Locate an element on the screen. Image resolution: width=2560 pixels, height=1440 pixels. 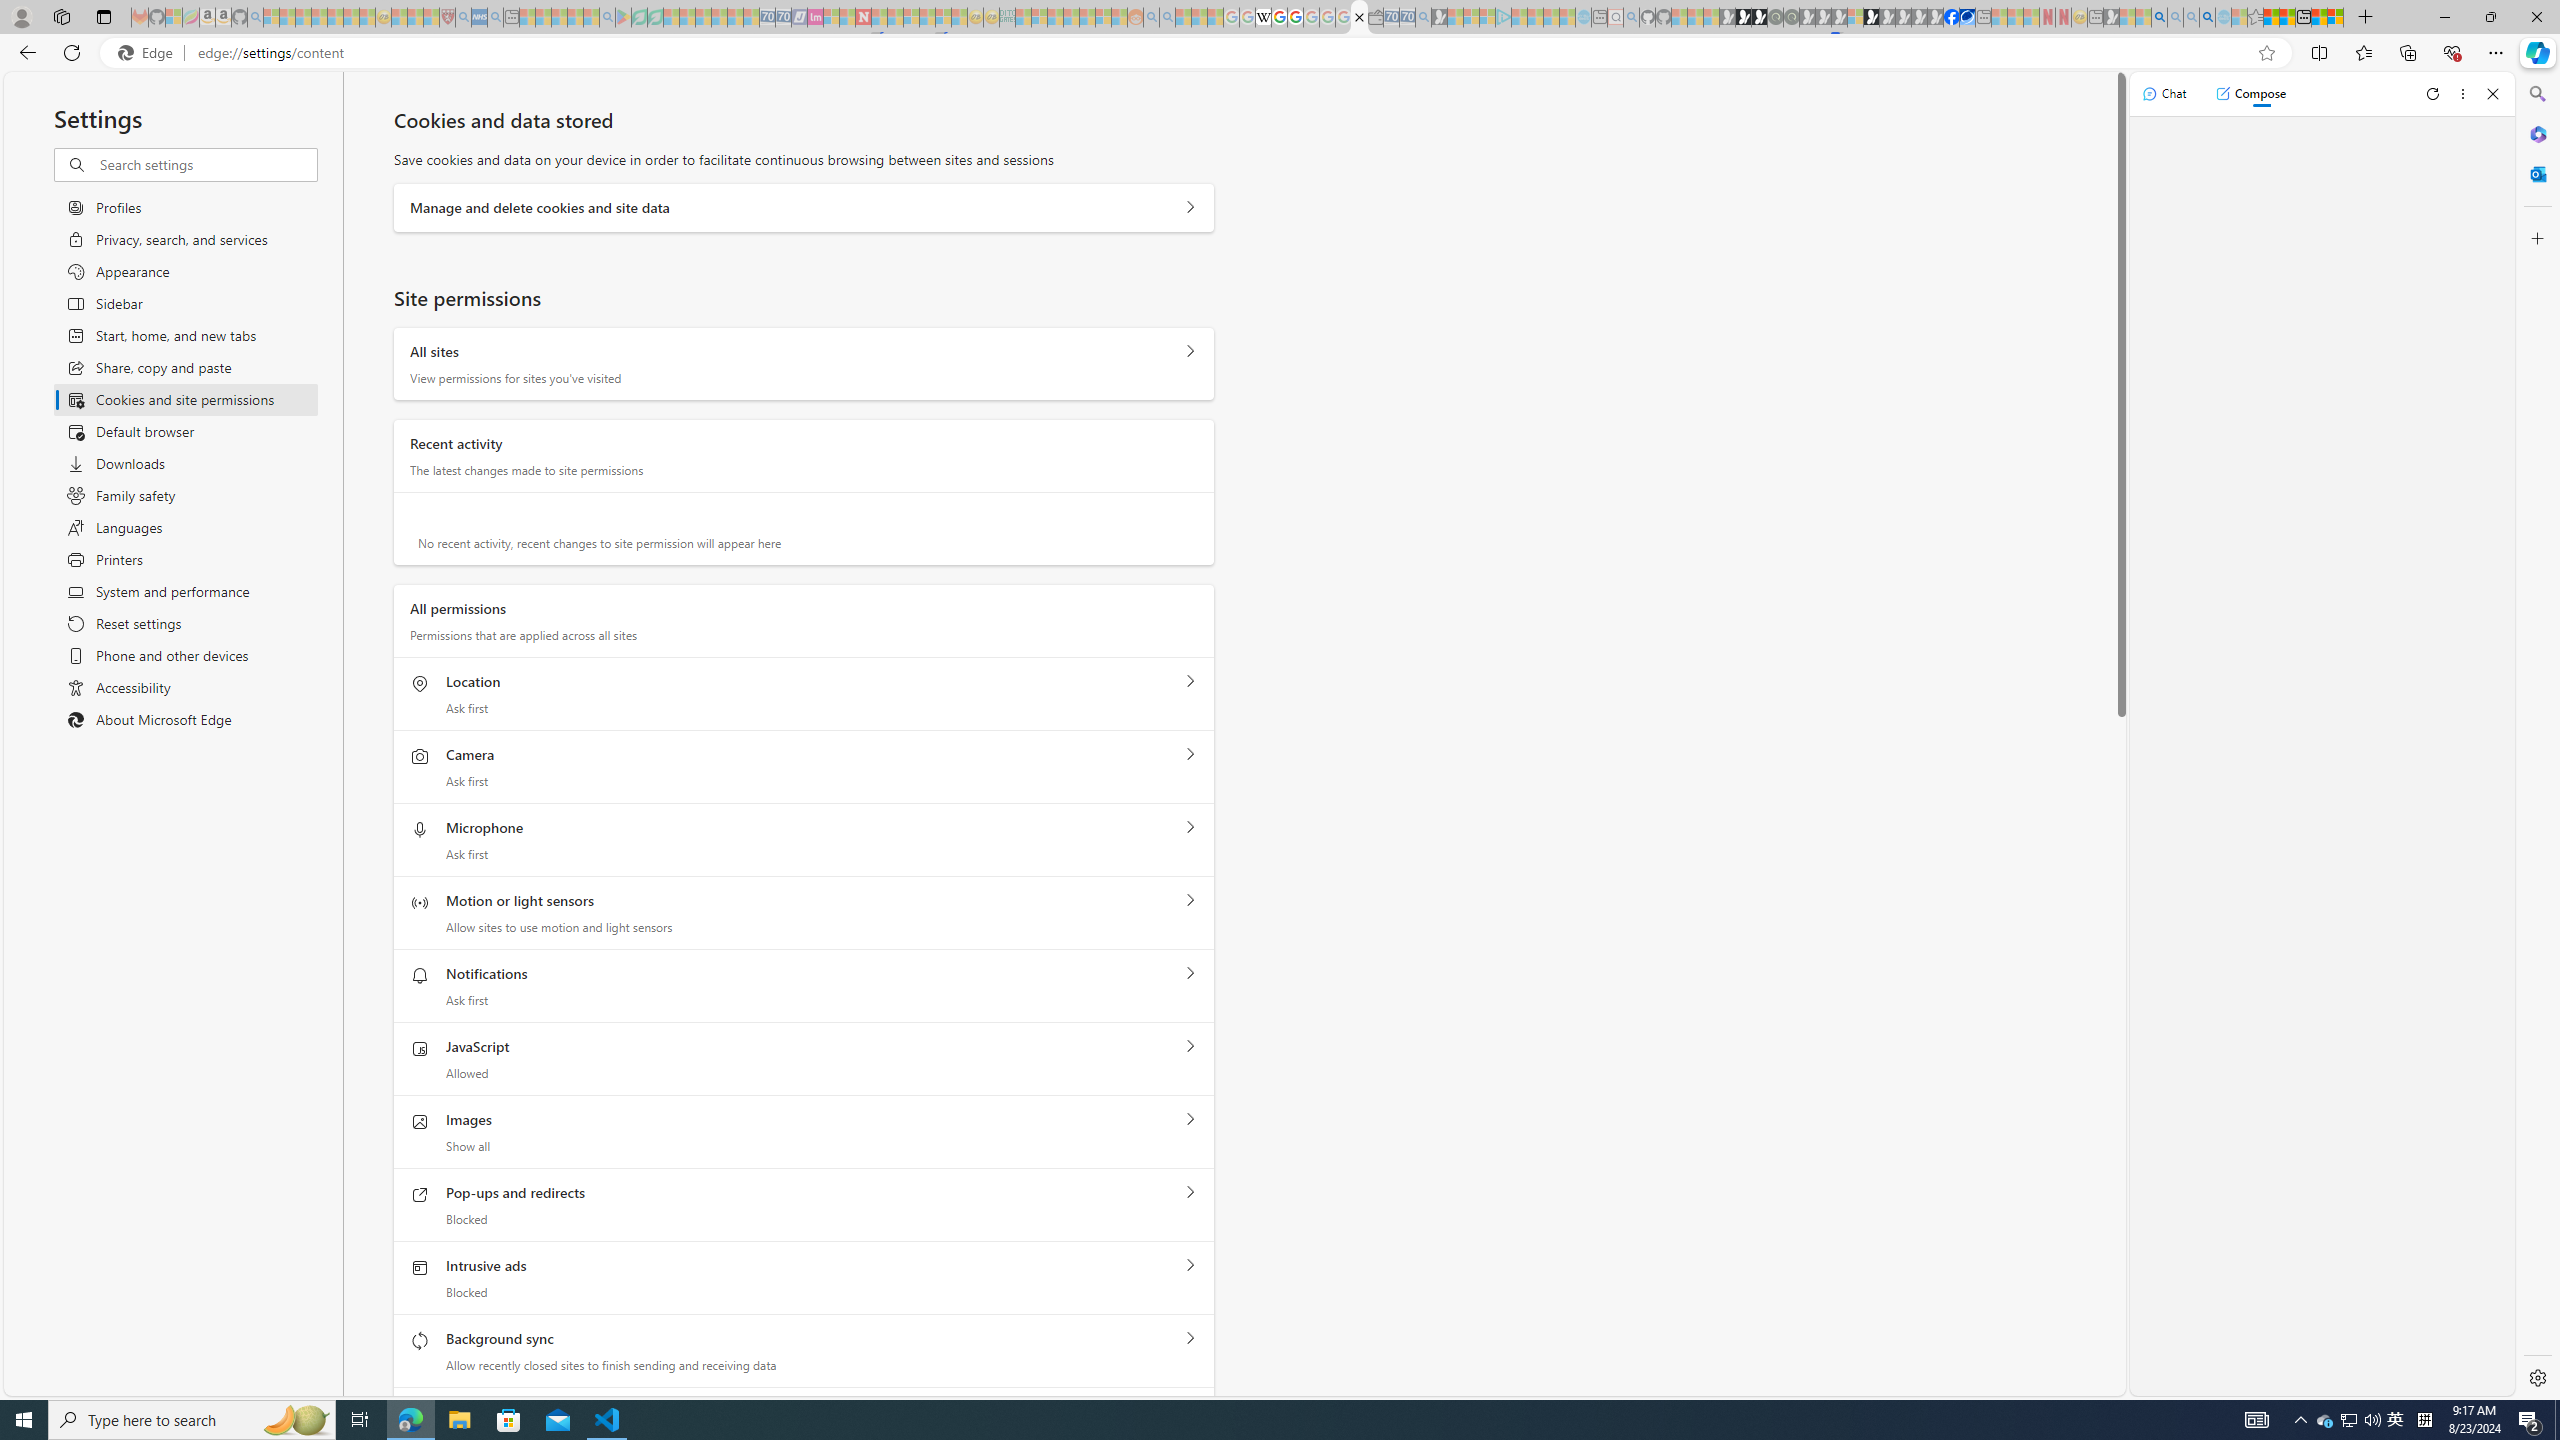
'DITOGAMES AG Imprint - Sleeping' is located at coordinates (1006, 16).